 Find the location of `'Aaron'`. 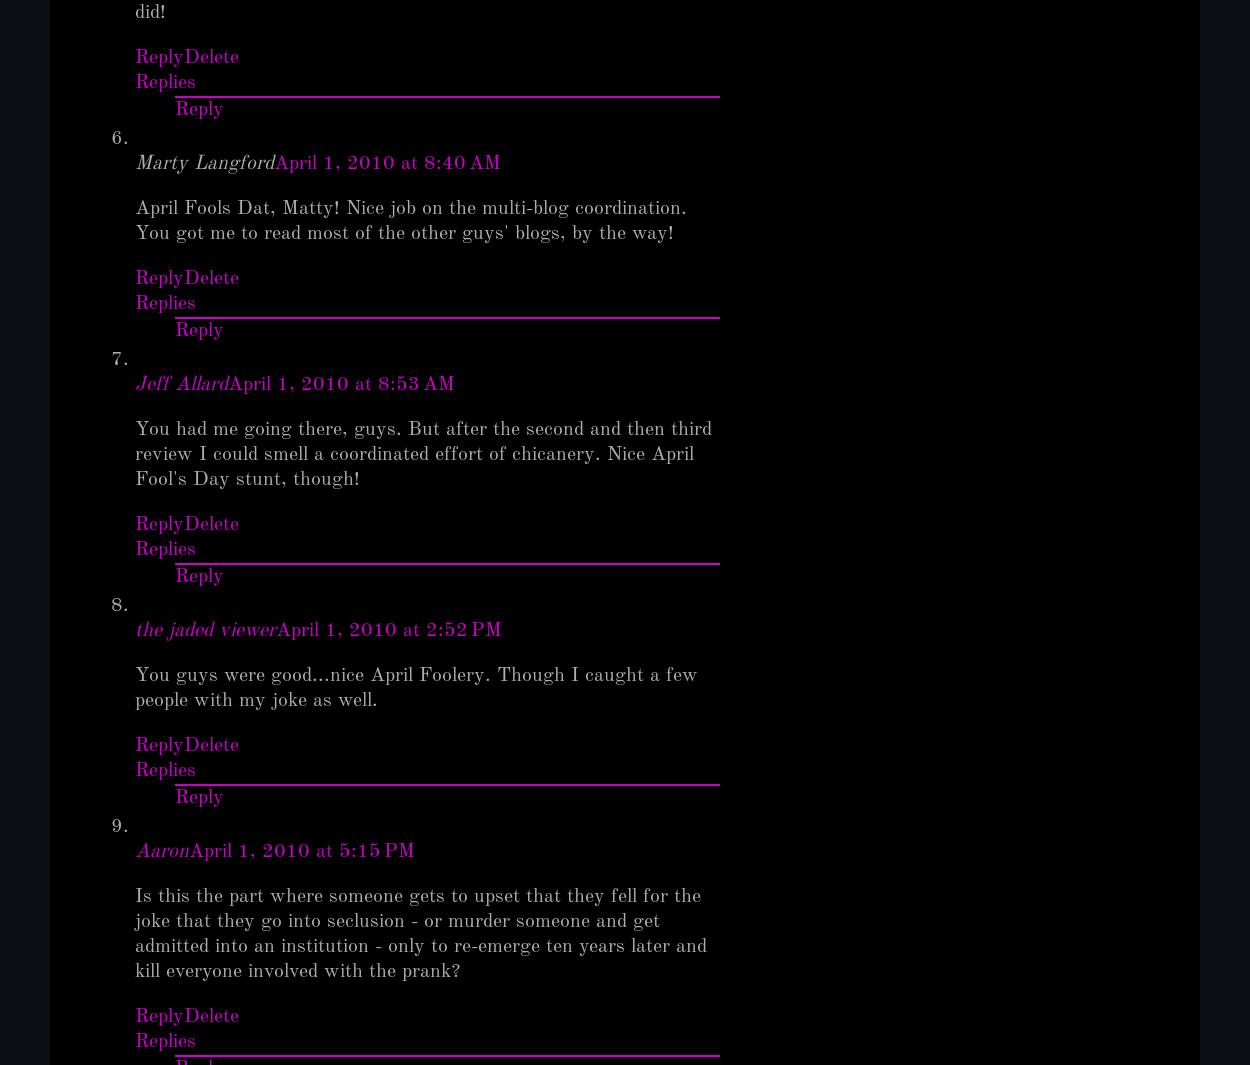

'Aaron' is located at coordinates (162, 852).